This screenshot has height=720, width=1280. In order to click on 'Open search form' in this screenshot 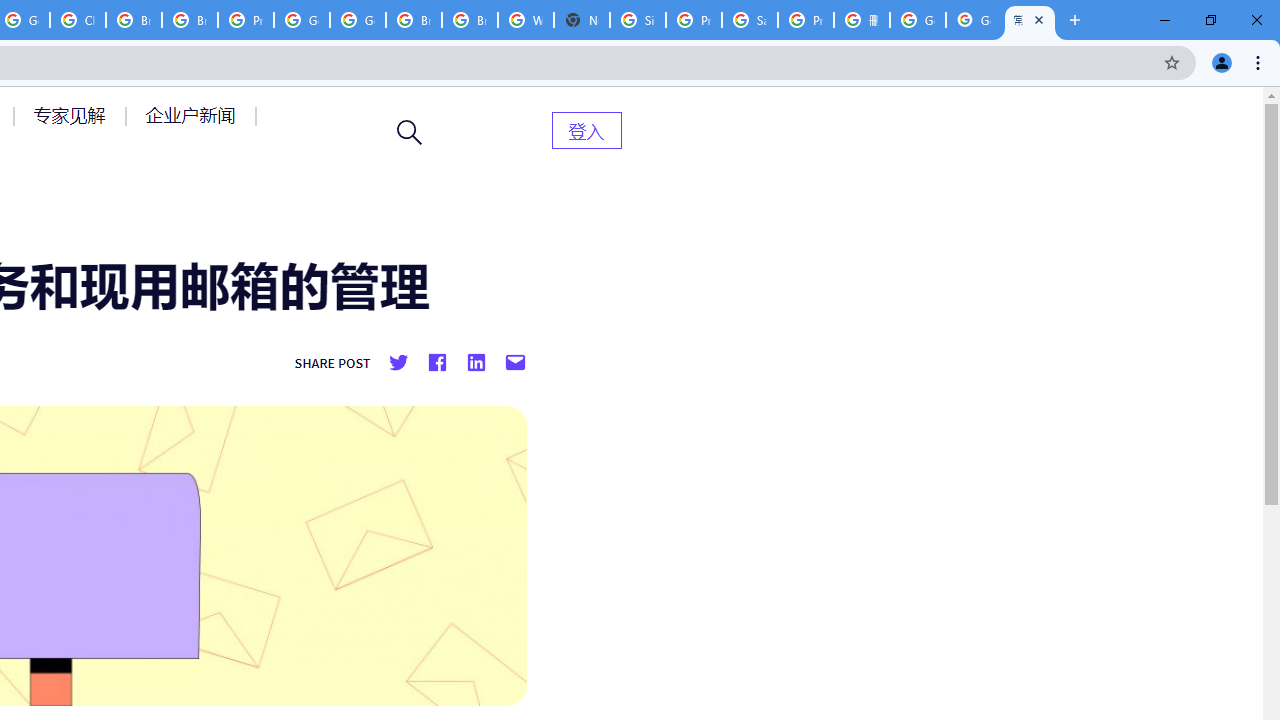, I will do `click(409, 132)`.